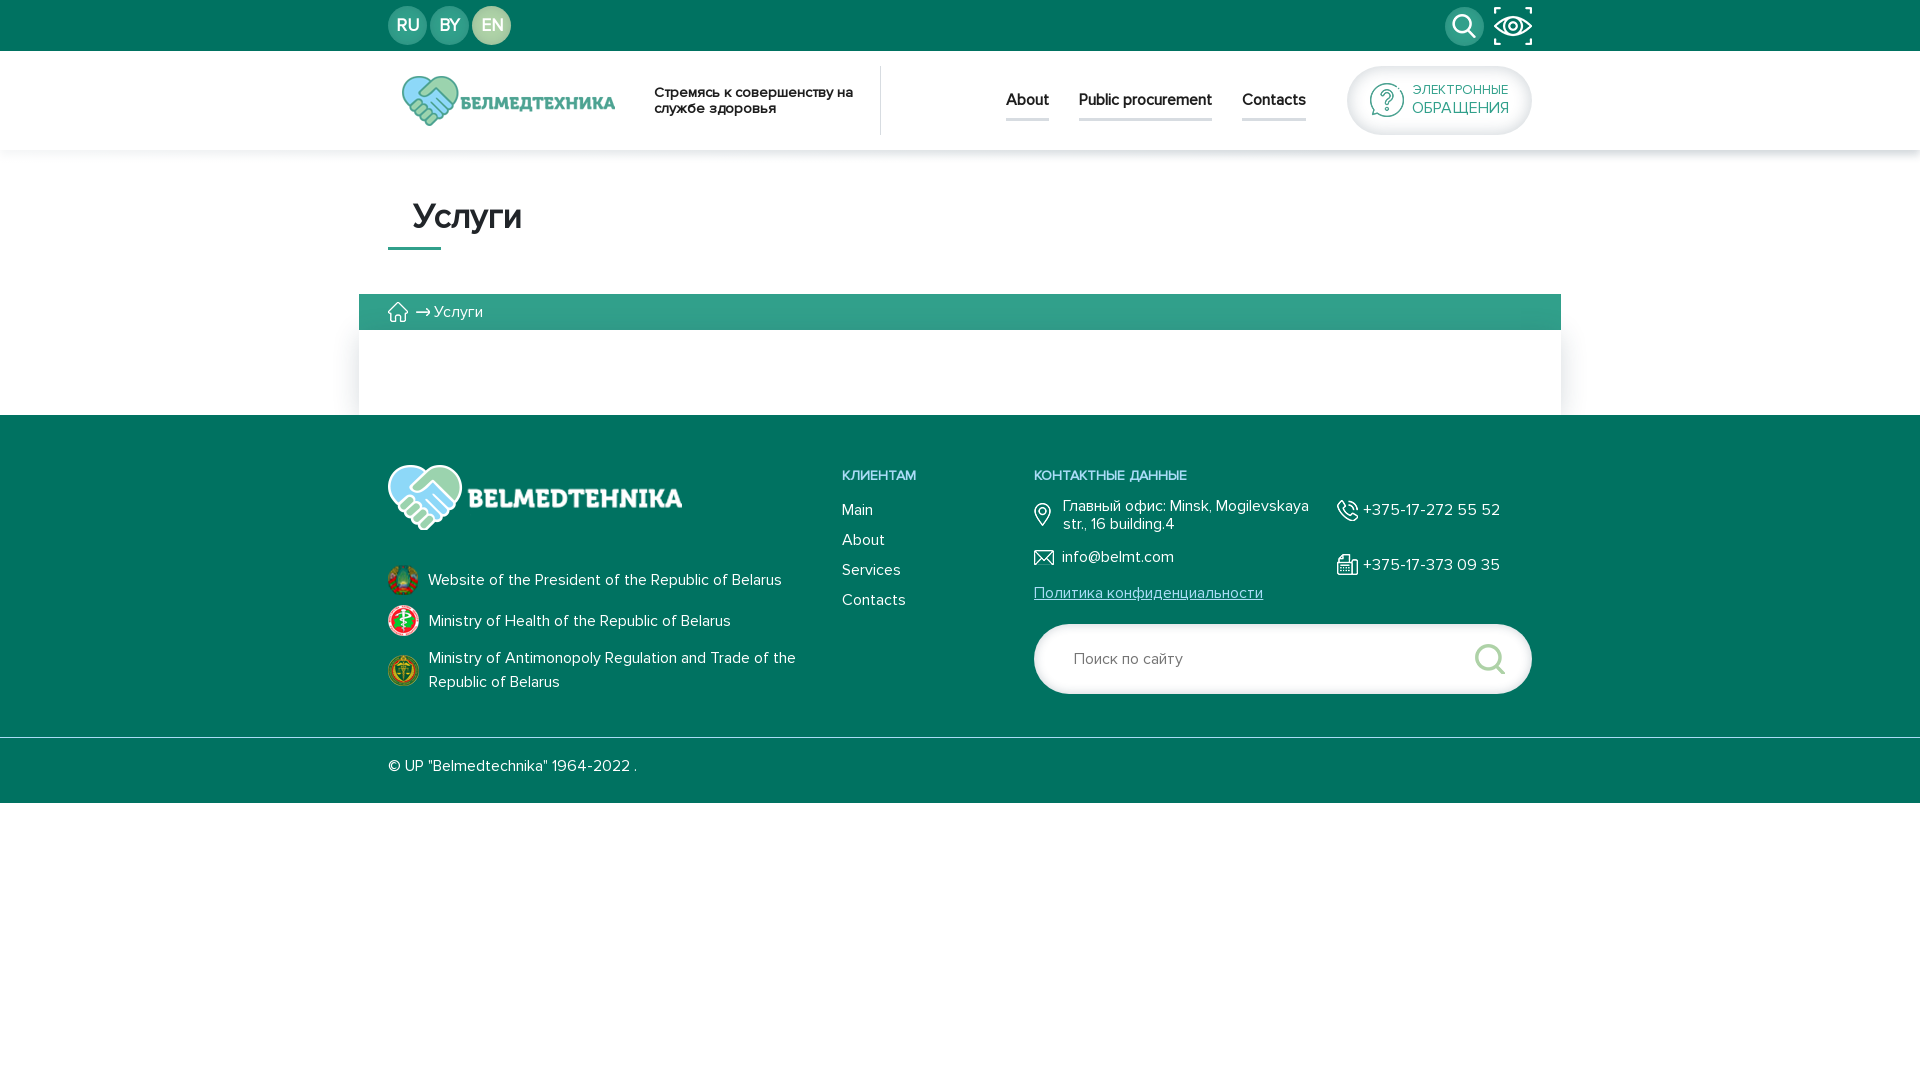  What do you see at coordinates (1337, 564) in the screenshot?
I see `'+375-17-373 09 35'` at bounding box center [1337, 564].